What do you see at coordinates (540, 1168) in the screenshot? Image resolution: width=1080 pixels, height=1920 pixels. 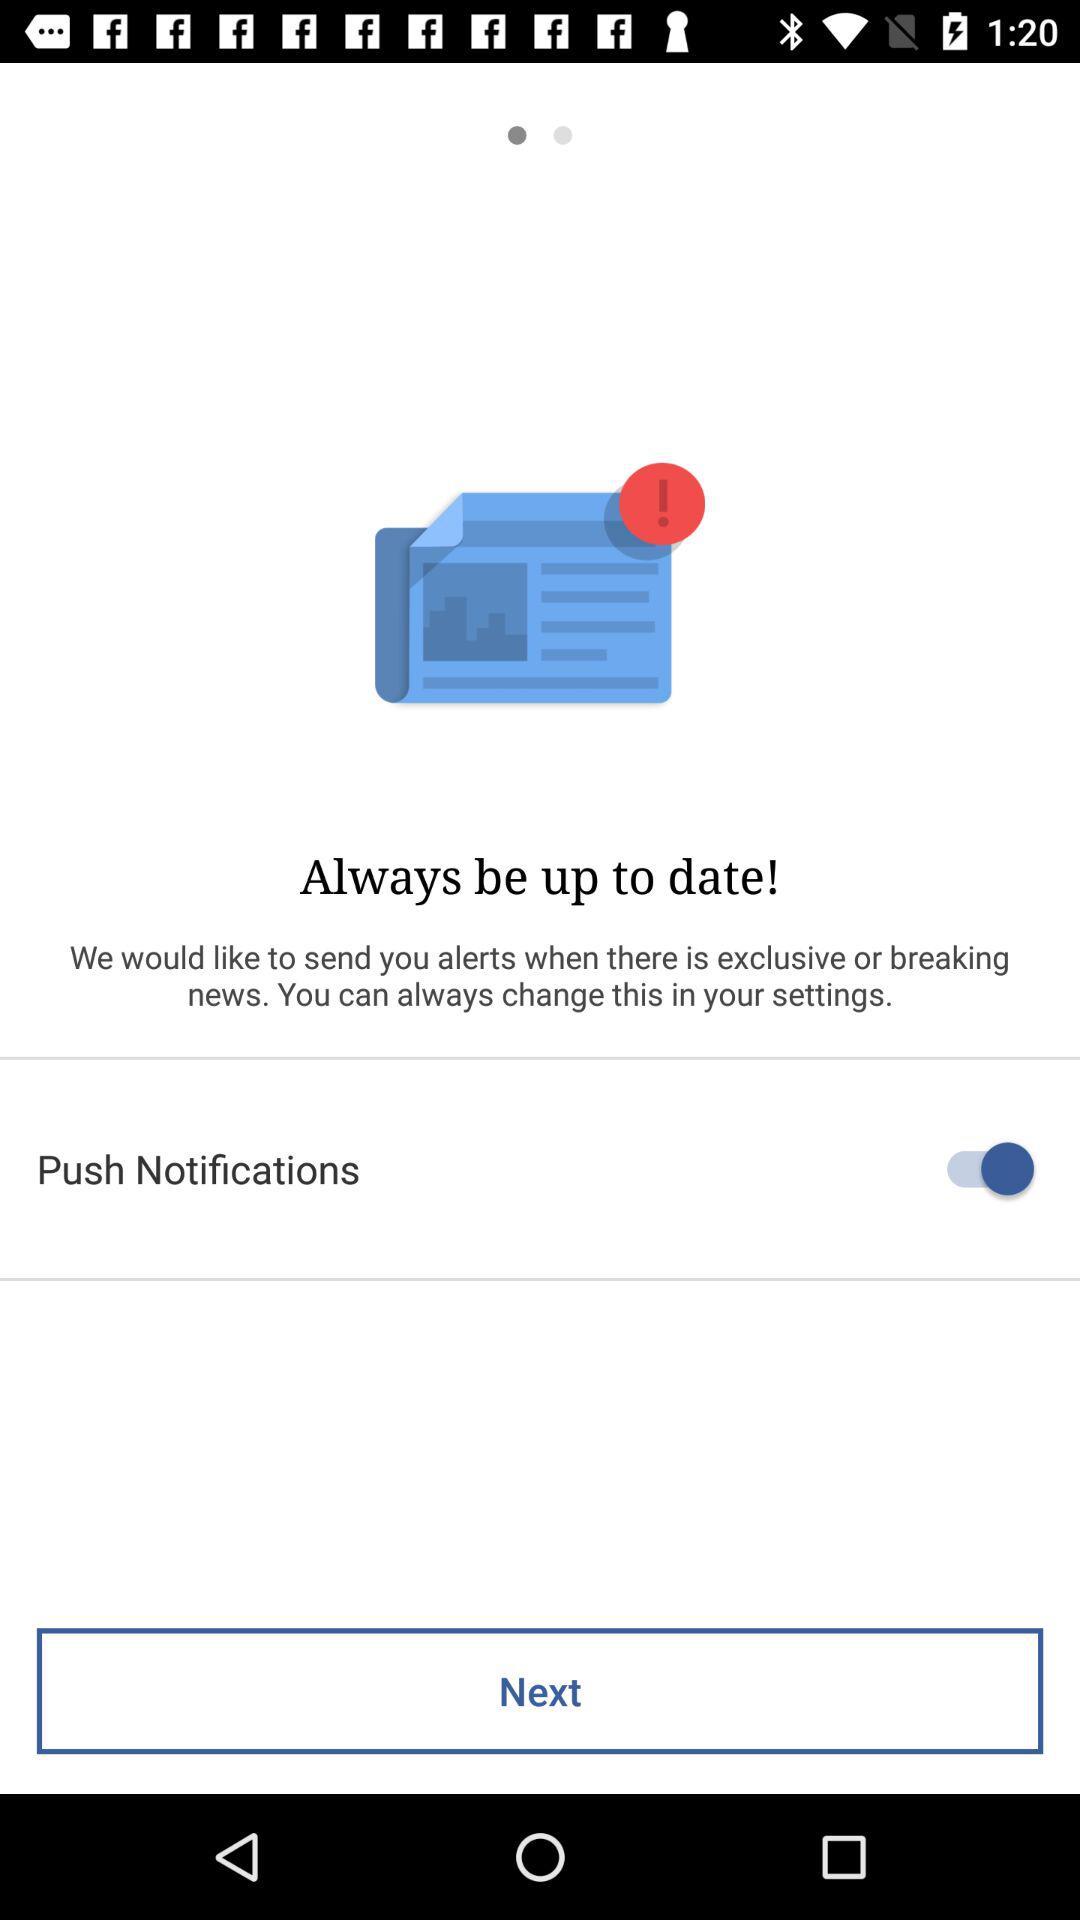 I see `the push notifications icon` at bounding box center [540, 1168].